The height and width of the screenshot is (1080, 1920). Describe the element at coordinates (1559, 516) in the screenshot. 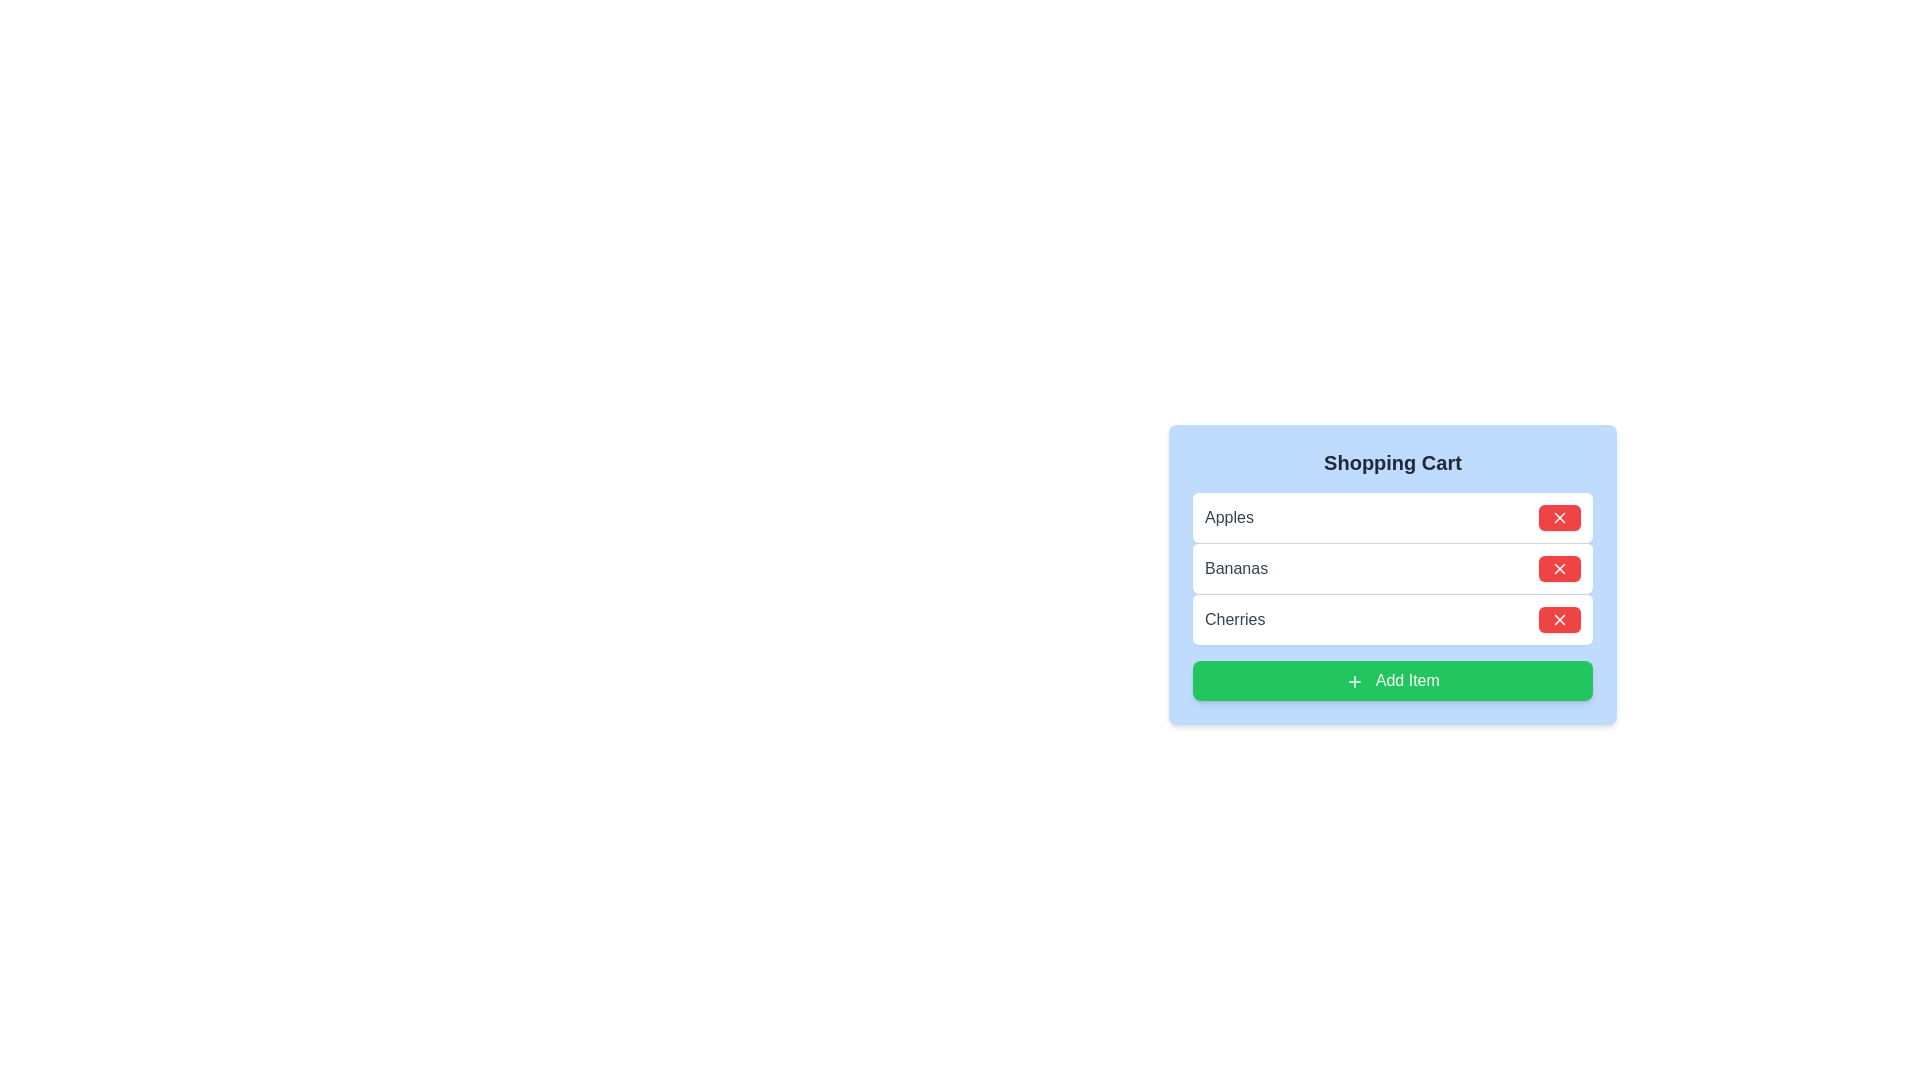

I see `the delete icon button for the item 'Apples' in the shopping cart` at that location.